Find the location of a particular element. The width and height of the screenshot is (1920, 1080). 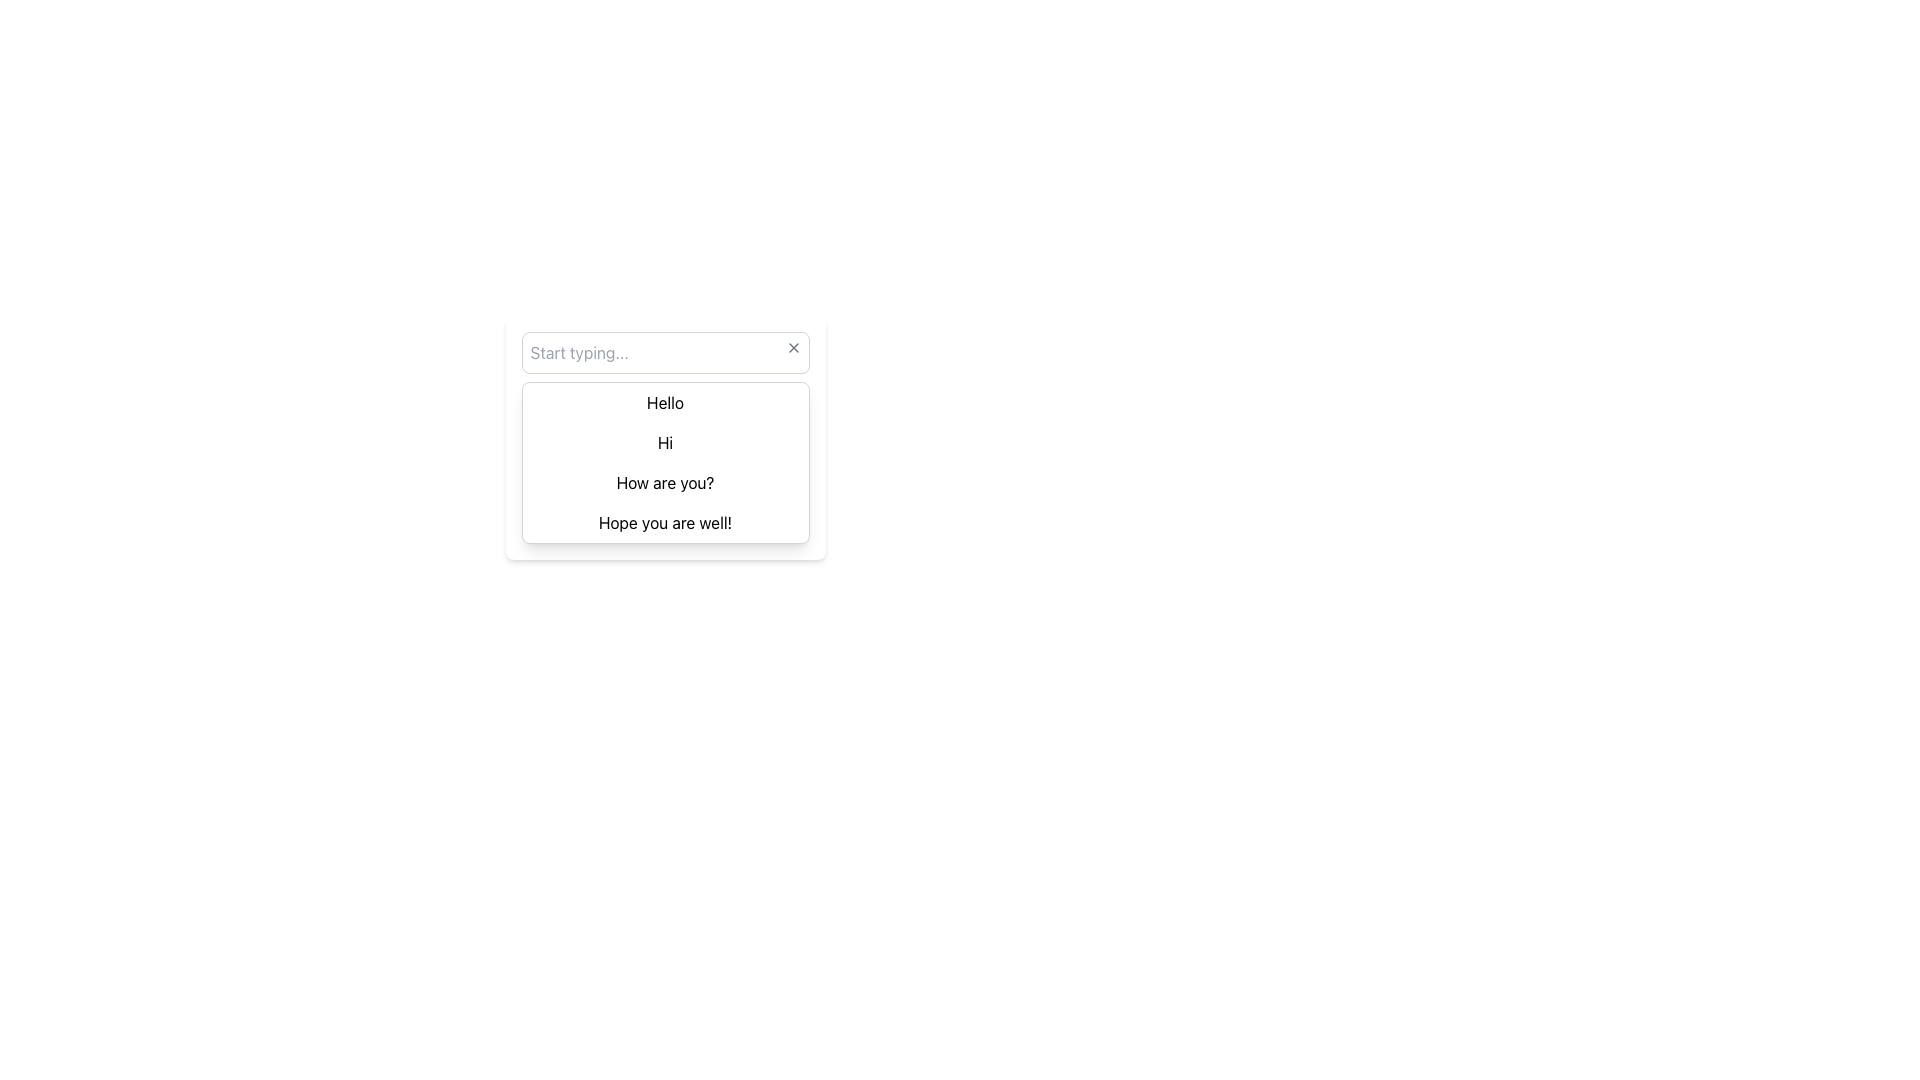

the third item in the dropdown menu is located at coordinates (665, 482).